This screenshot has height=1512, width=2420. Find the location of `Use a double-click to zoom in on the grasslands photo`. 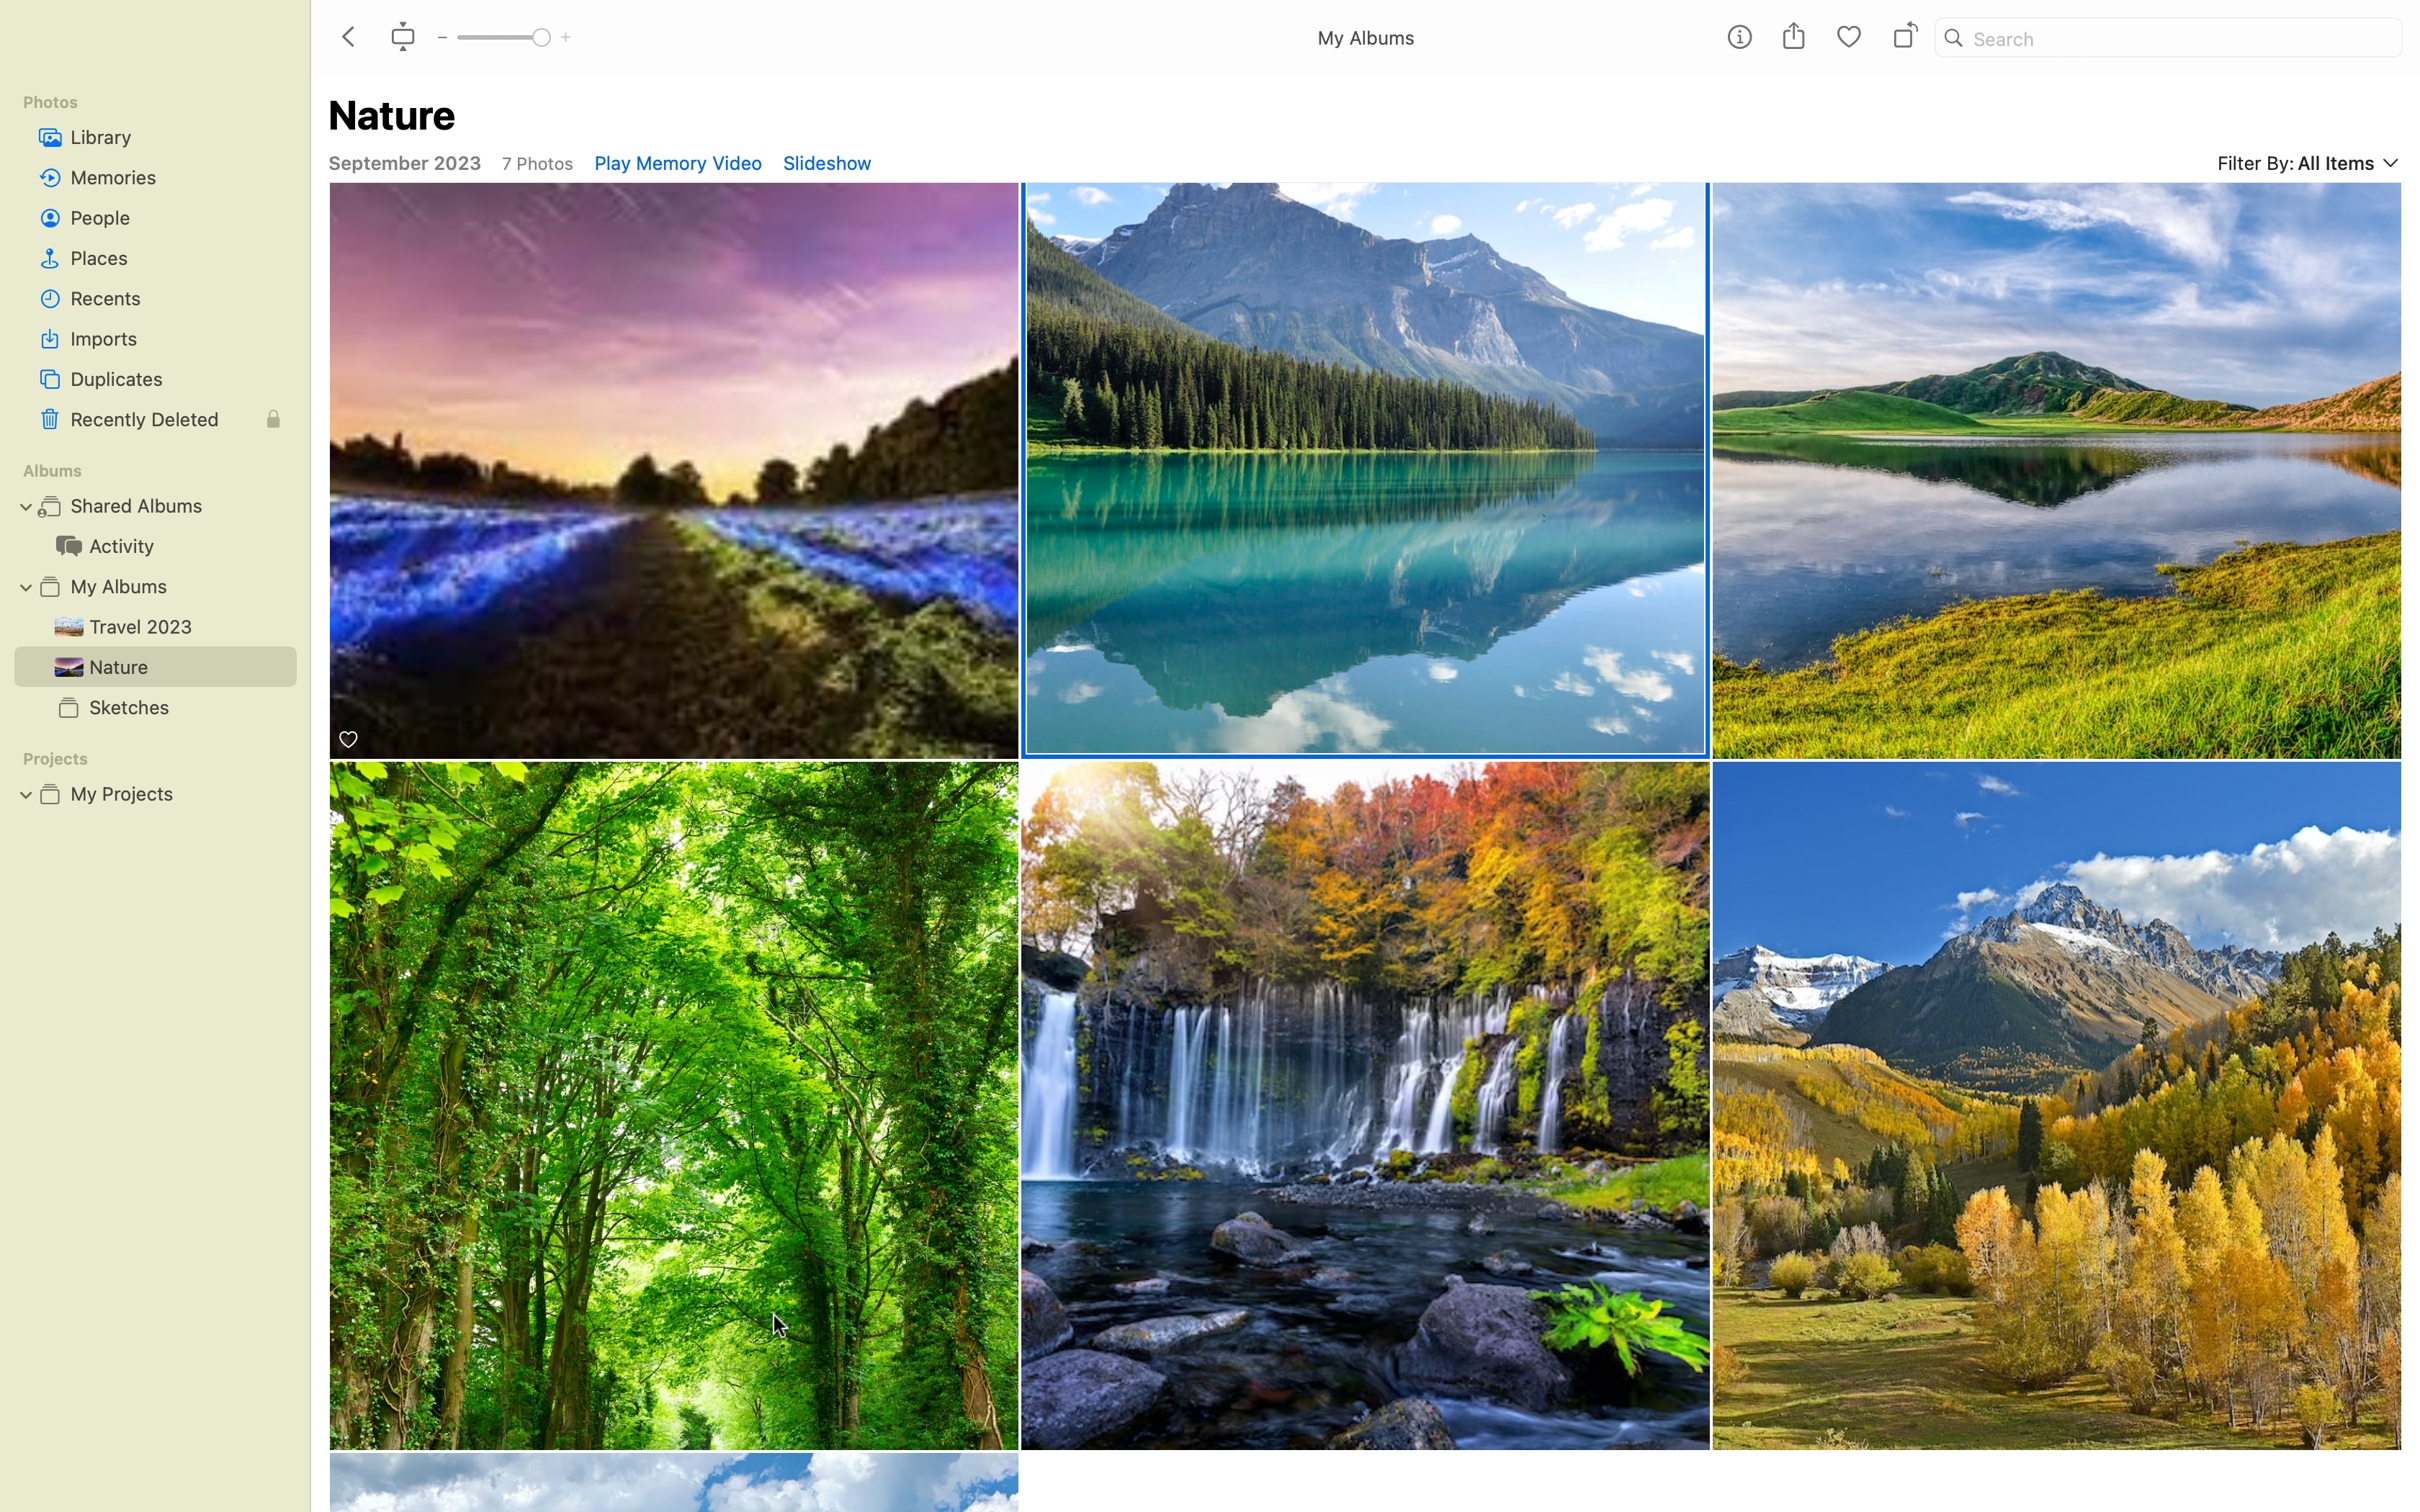

Use a double-click to zoom in on the grasslands photo is located at coordinates (2058, 1105).